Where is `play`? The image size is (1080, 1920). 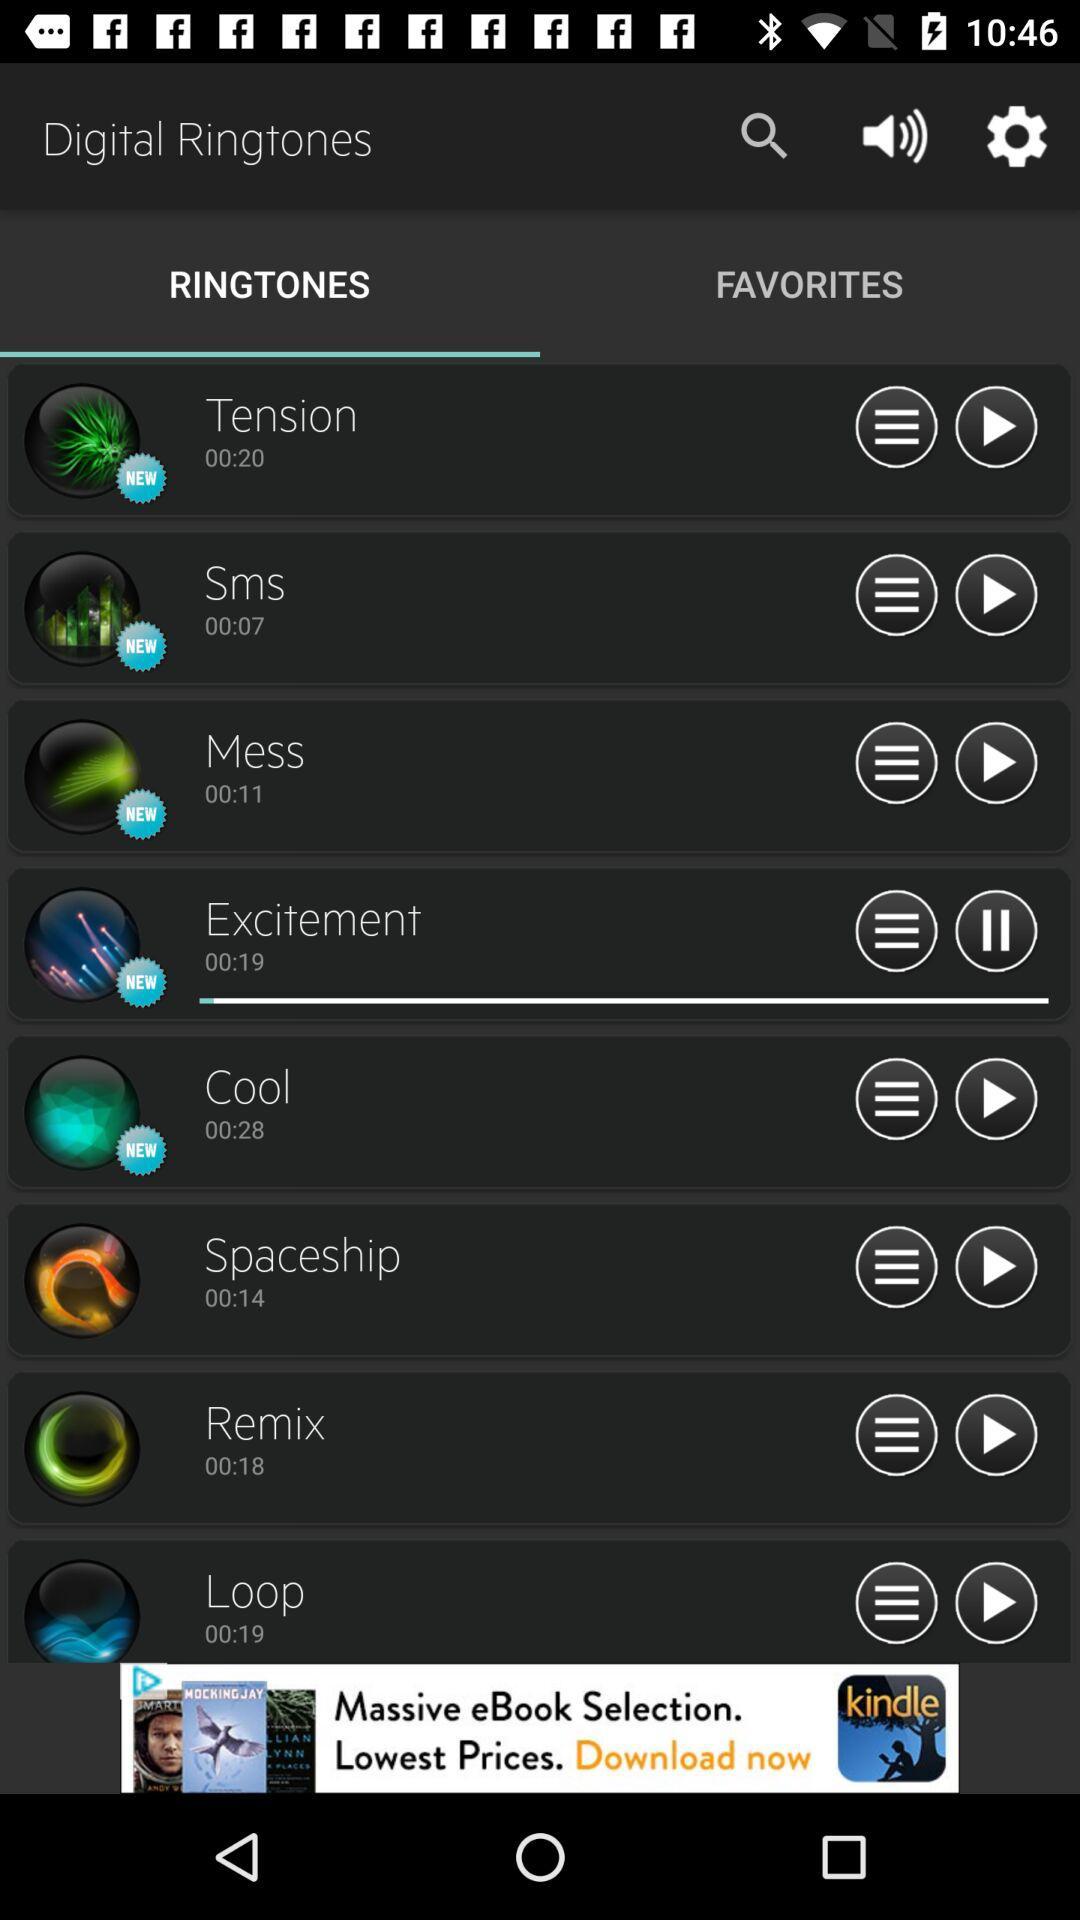
play is located at coordinates (995, 595).